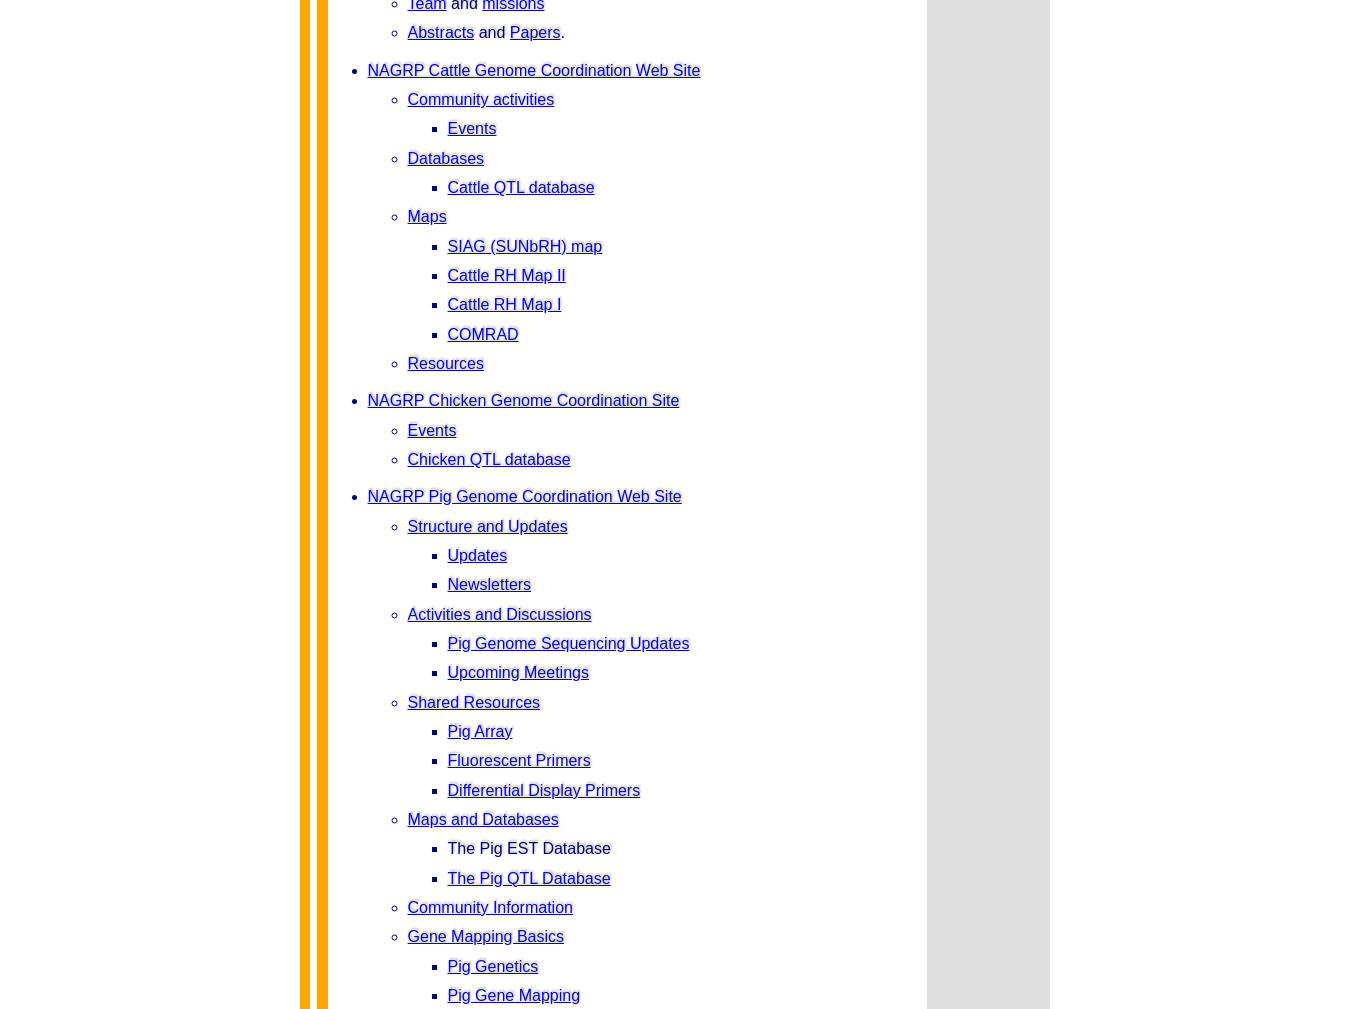  I want to click on 'Resources', so click(445, 362).